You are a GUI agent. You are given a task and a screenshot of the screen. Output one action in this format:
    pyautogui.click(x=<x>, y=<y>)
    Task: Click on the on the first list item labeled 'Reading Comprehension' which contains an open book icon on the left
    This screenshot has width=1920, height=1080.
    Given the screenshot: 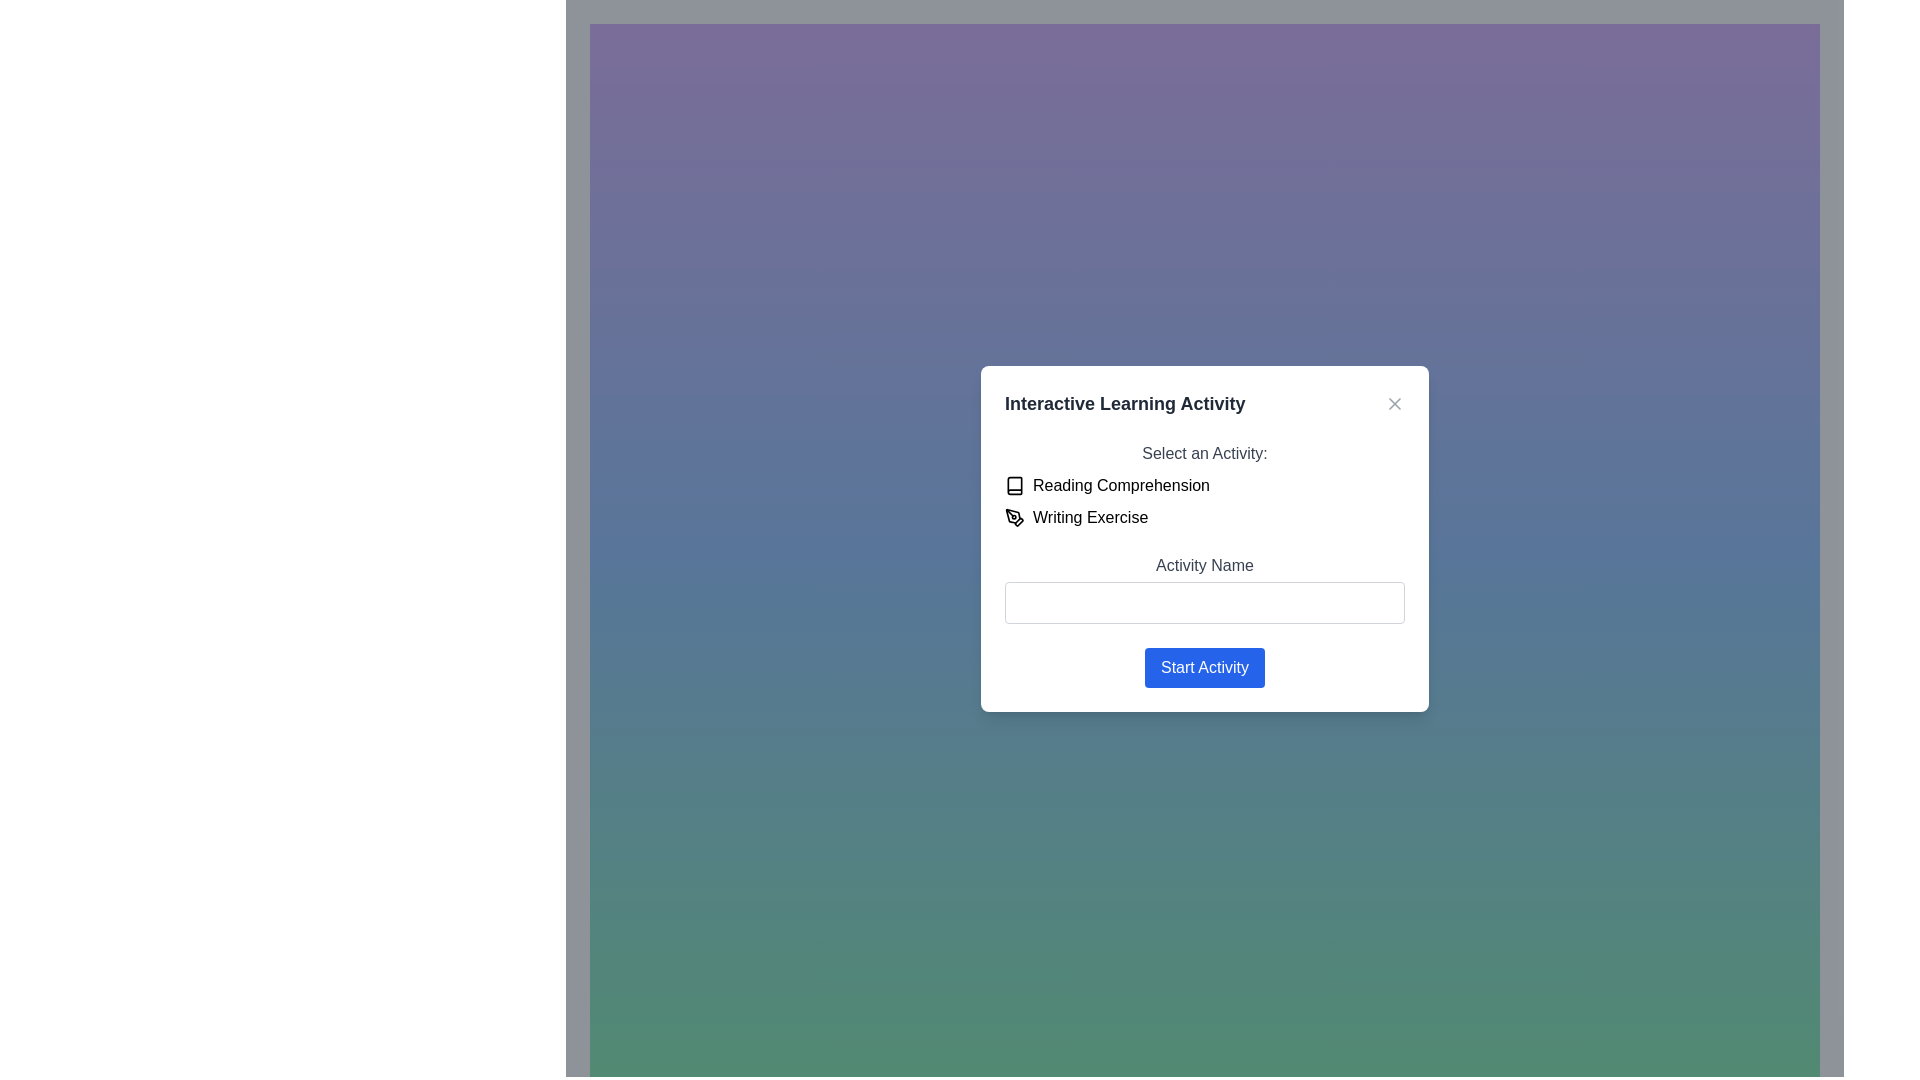 What is the action you would take?
    pyautogui.click(x=1203, y=485)
    